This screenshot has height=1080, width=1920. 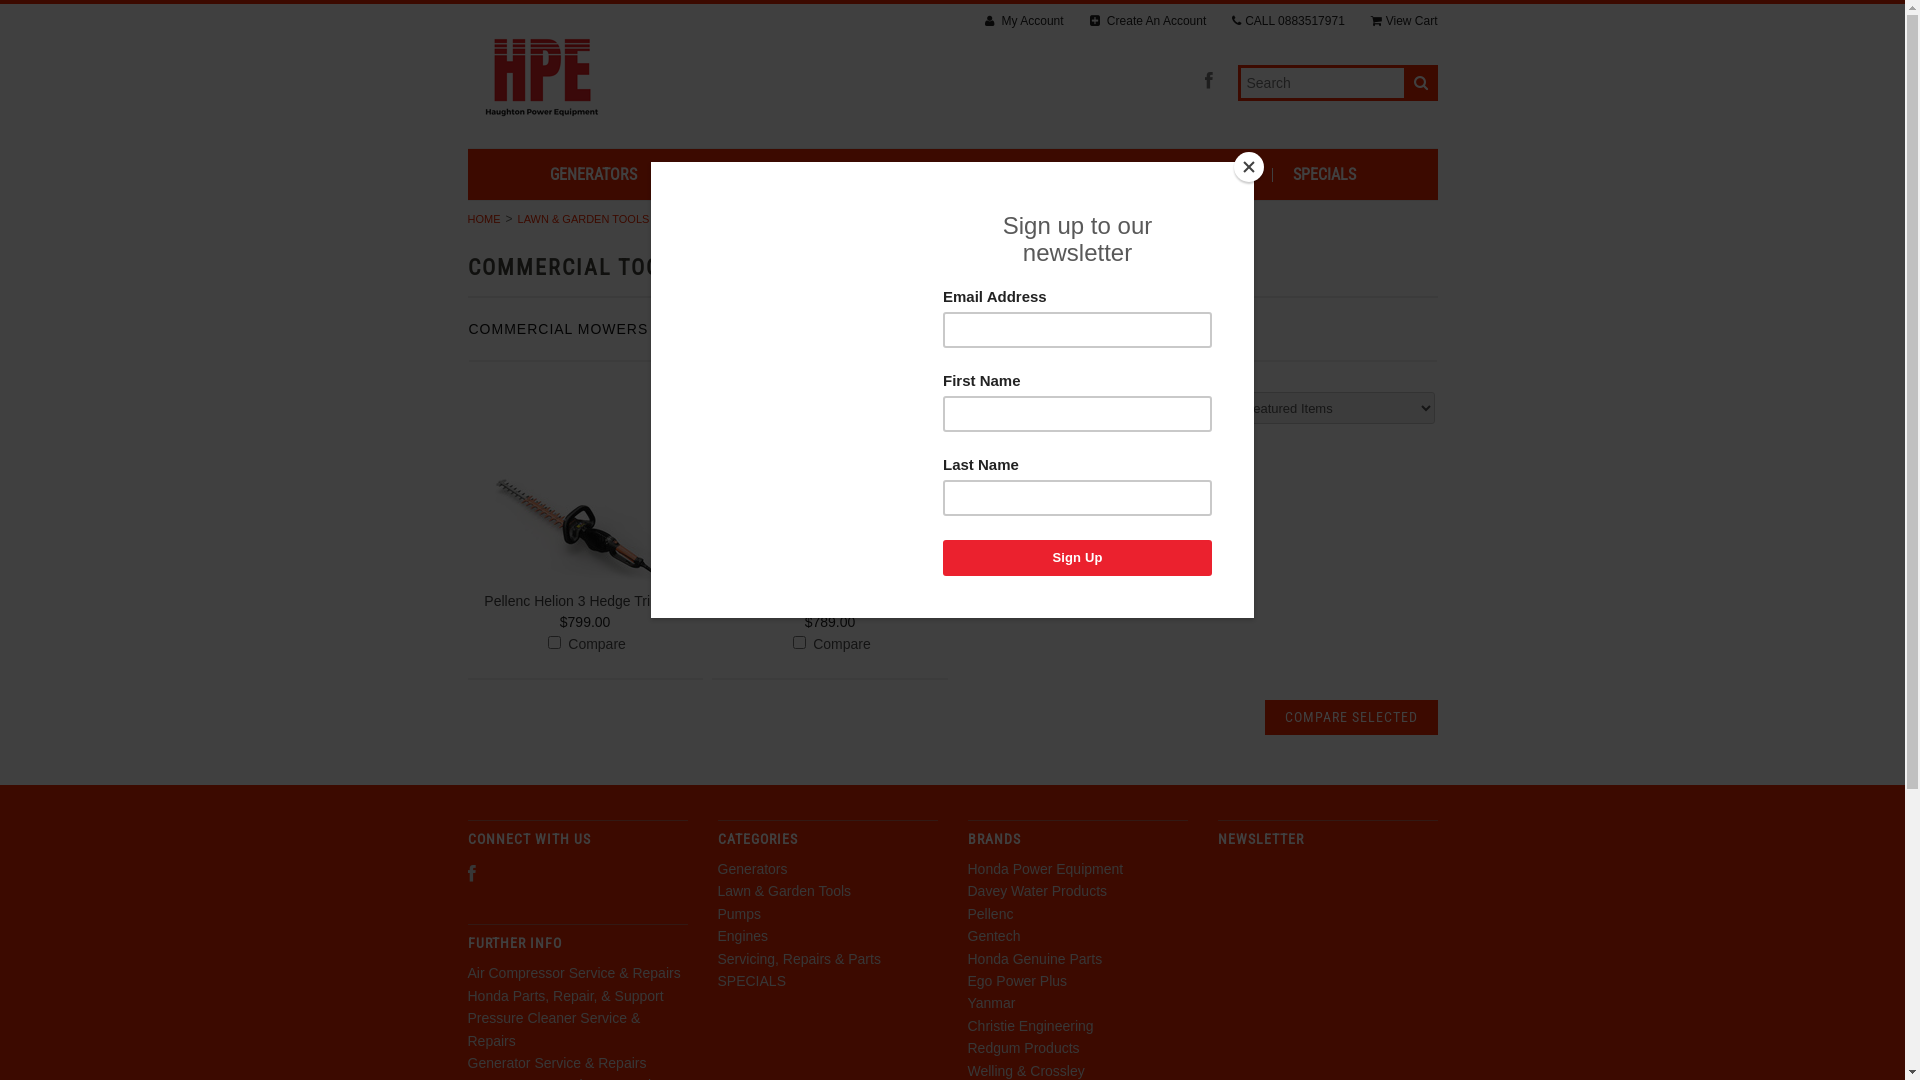 I want to click on 'Facebook', so click(x=470, y=873).